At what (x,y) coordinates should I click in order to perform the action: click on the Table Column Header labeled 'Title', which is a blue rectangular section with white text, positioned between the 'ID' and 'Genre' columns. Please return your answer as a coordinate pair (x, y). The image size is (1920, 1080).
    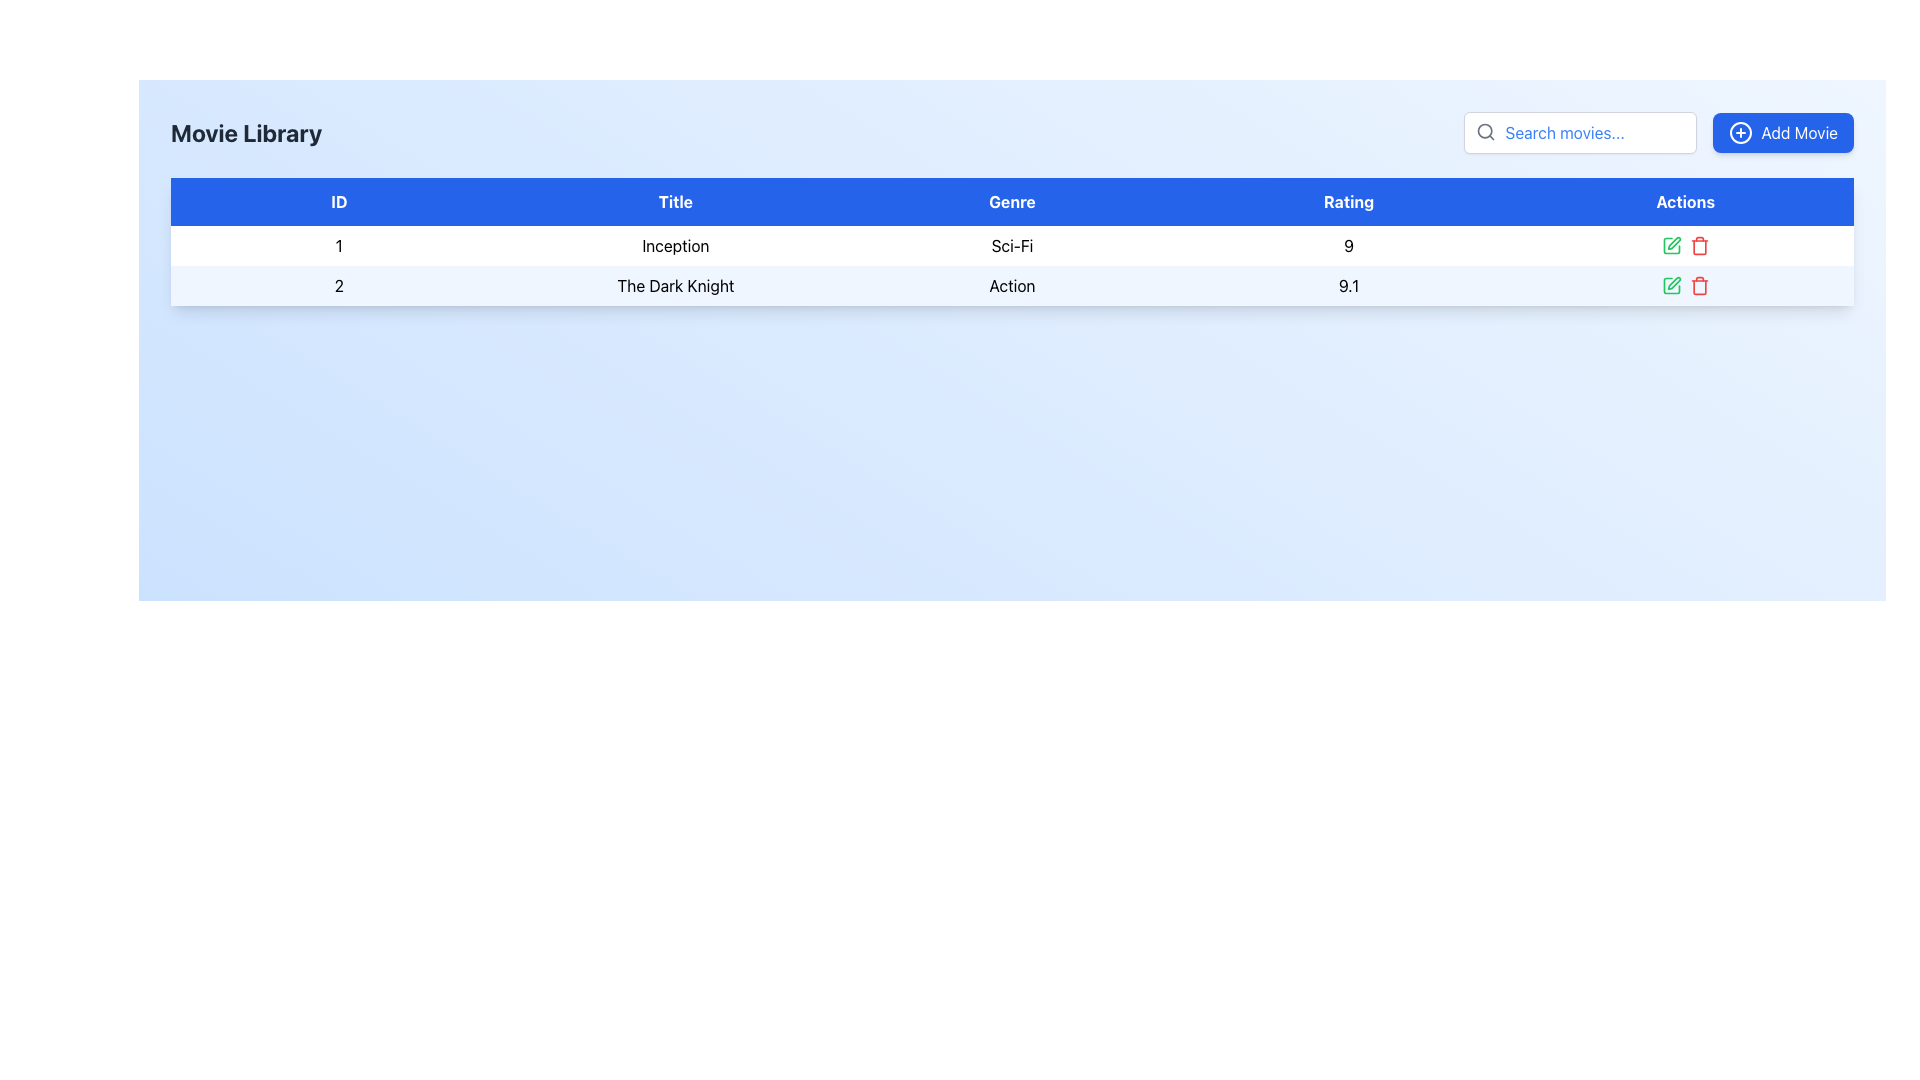
    Looking at the image, I should click on (675, 201).